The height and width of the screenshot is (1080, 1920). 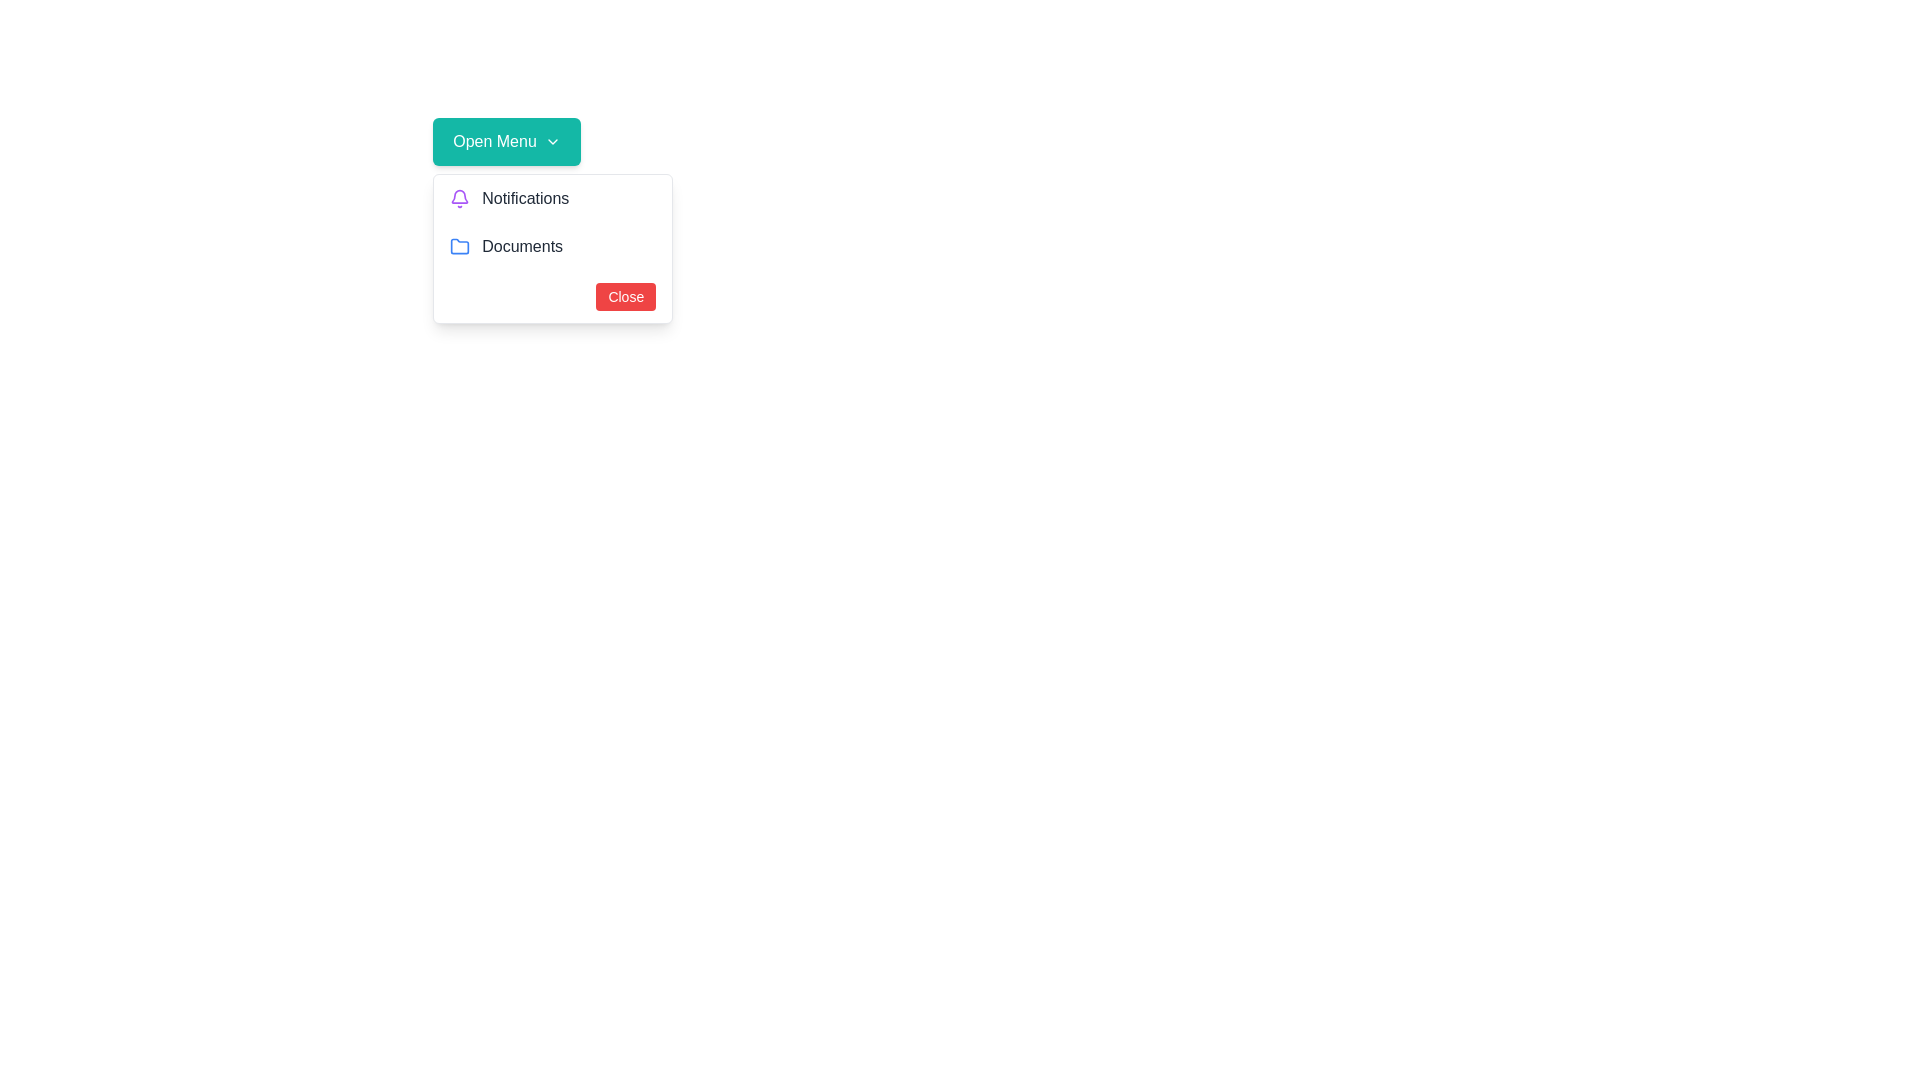 I want to click on the purple bell-shaped notification icon located to the left of the 'Notifications' text in the dropdown menu, so click(x=459, y=199).